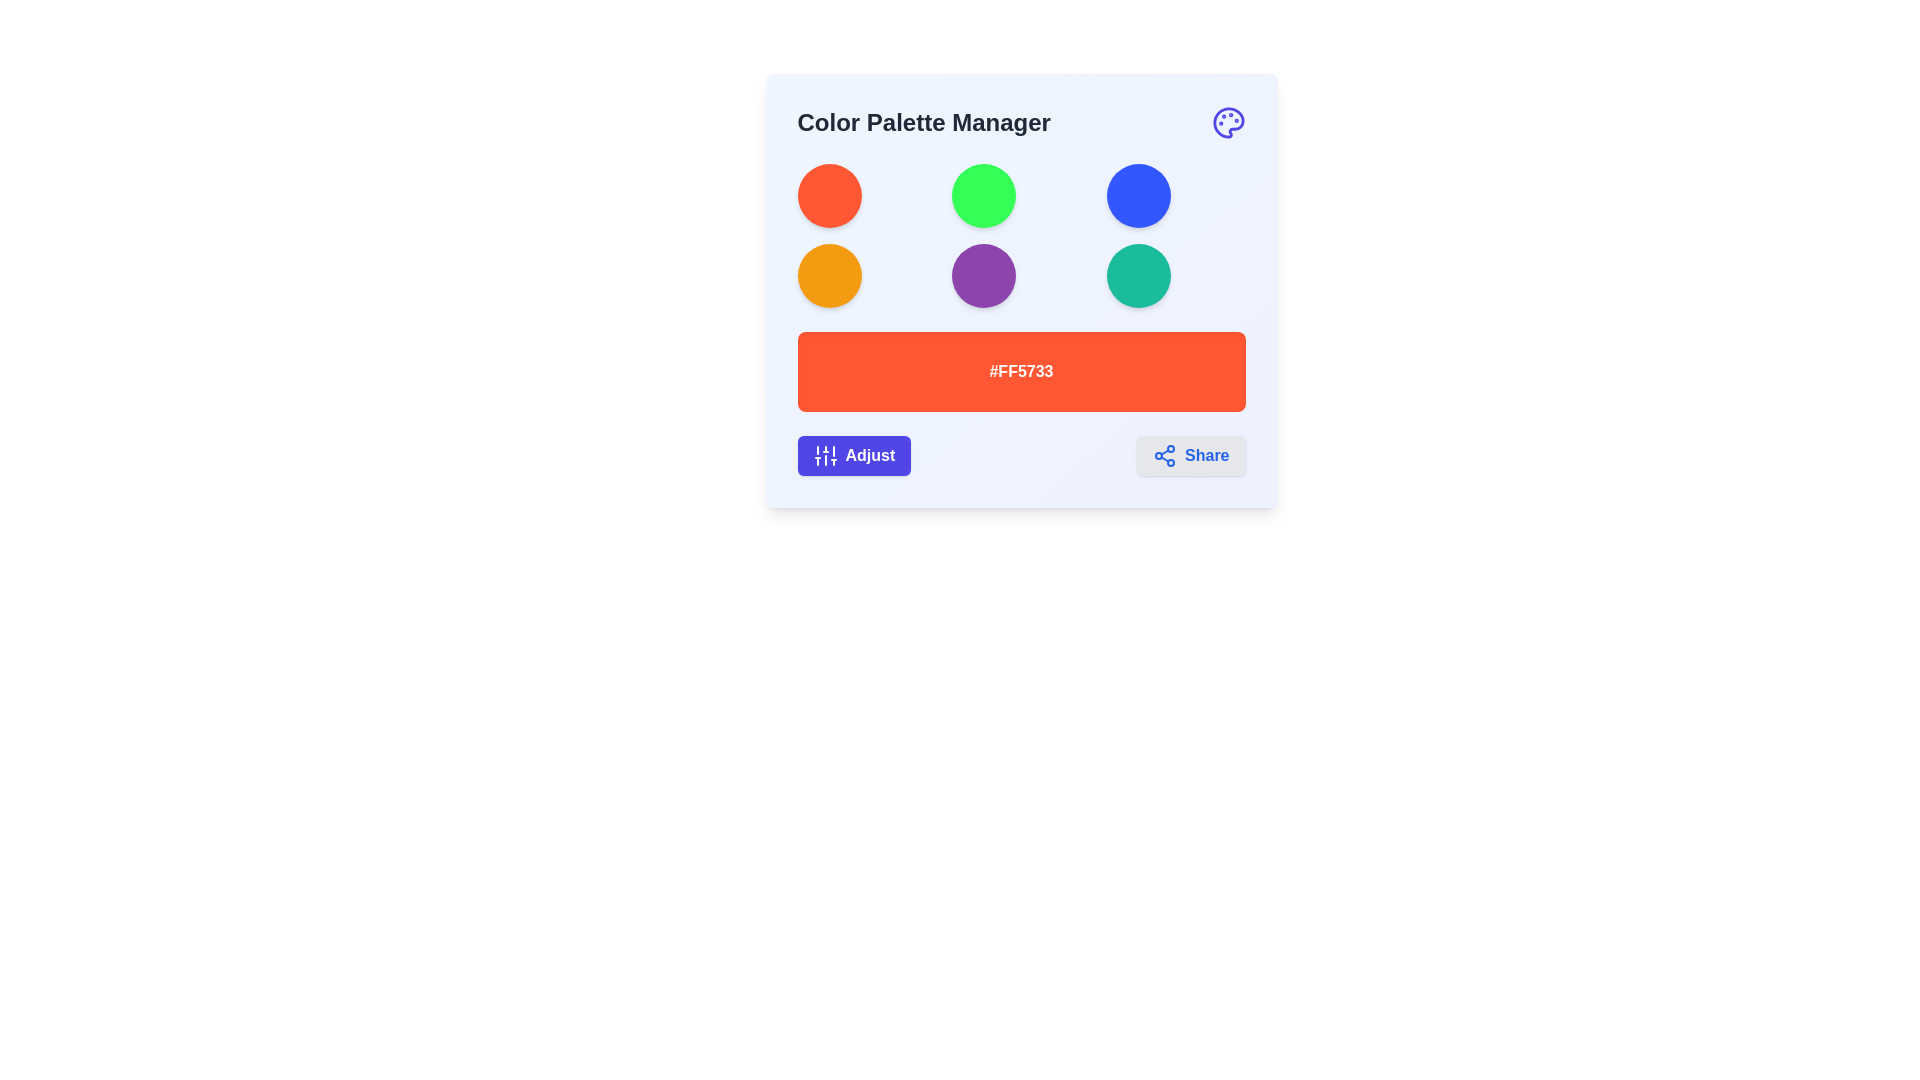 The image size is (1920, 1080). What do you see at coordinates (829, 196) in the screenshot?
I see `the vibrant orange circular button located at the top-left of the grid` at bounding box center [829, 196].